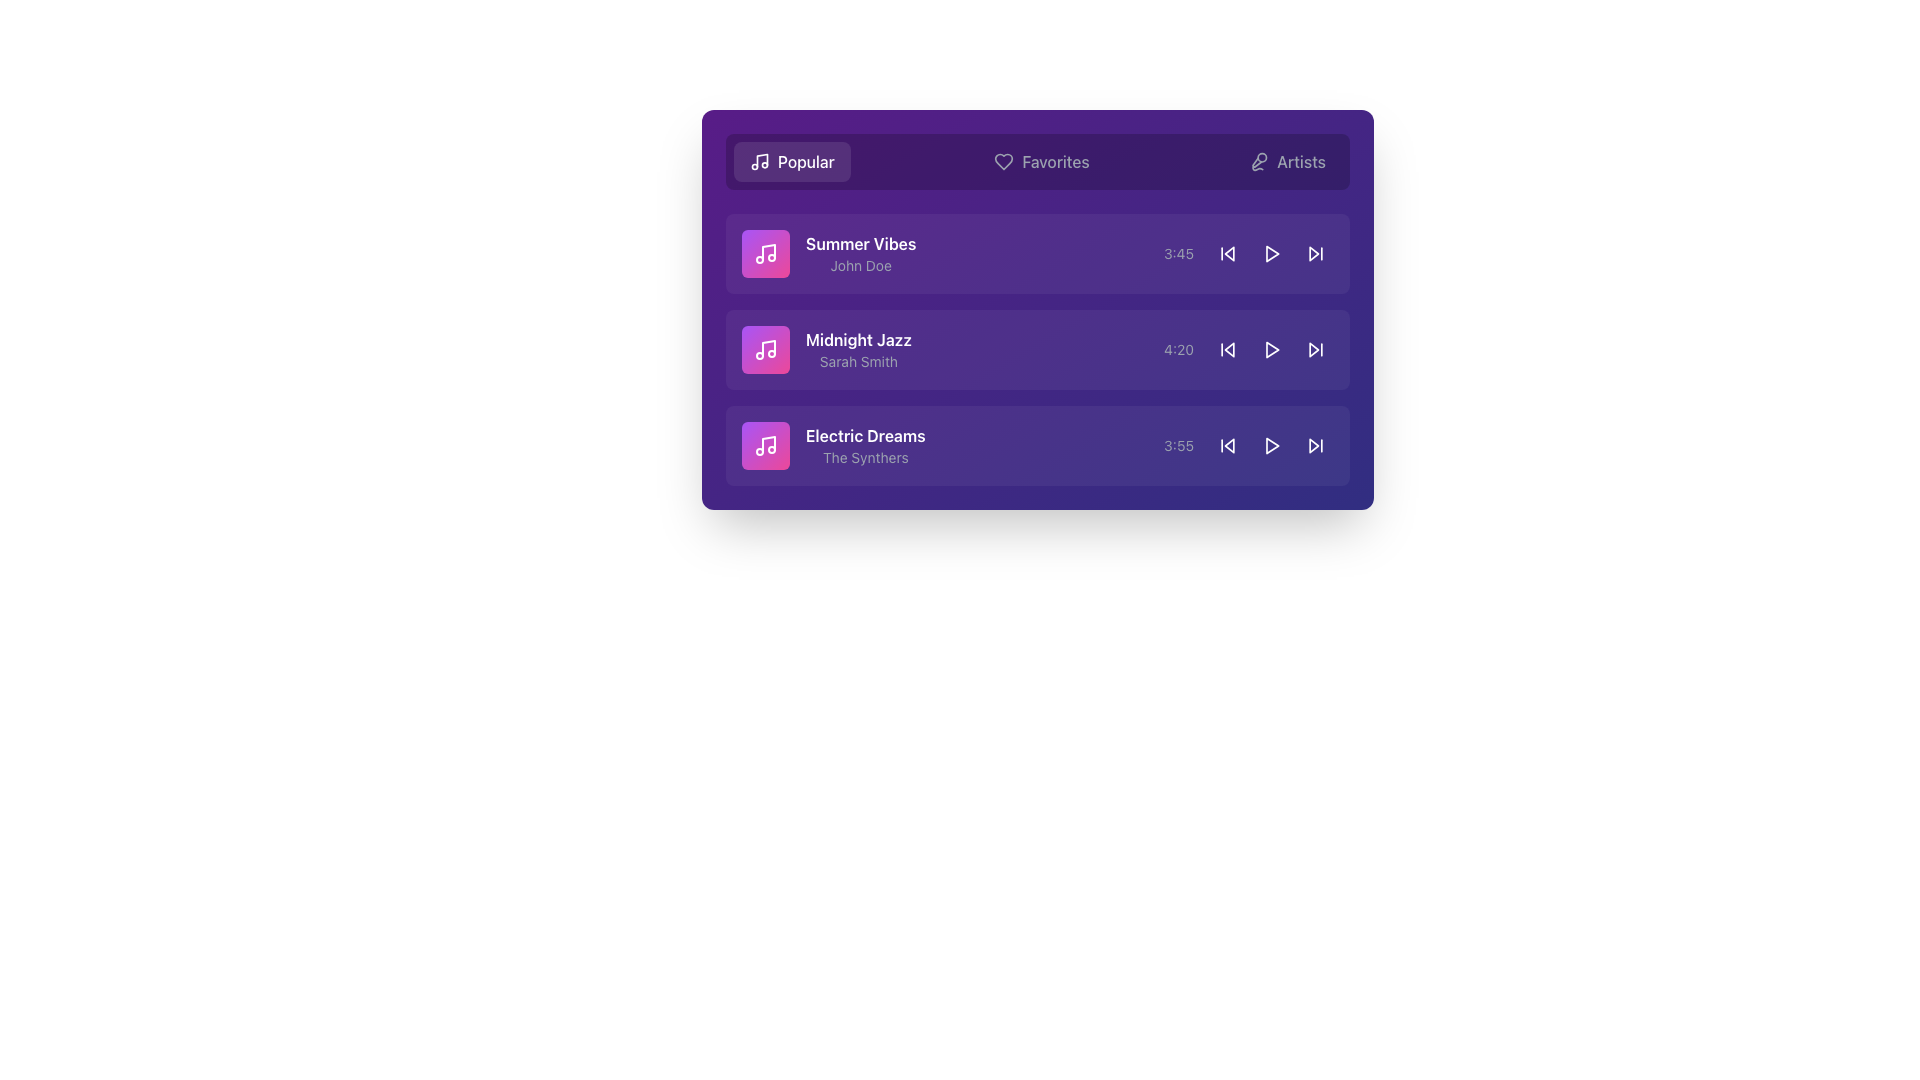  What do you see at coordinates (1315, 349) in the screenshot?
I see `the forward navigation button styled as a simple arrow inside a circular button with a purple background, located in the second row of the list, to the far right in the last column` at bounding box center [1315, 349].